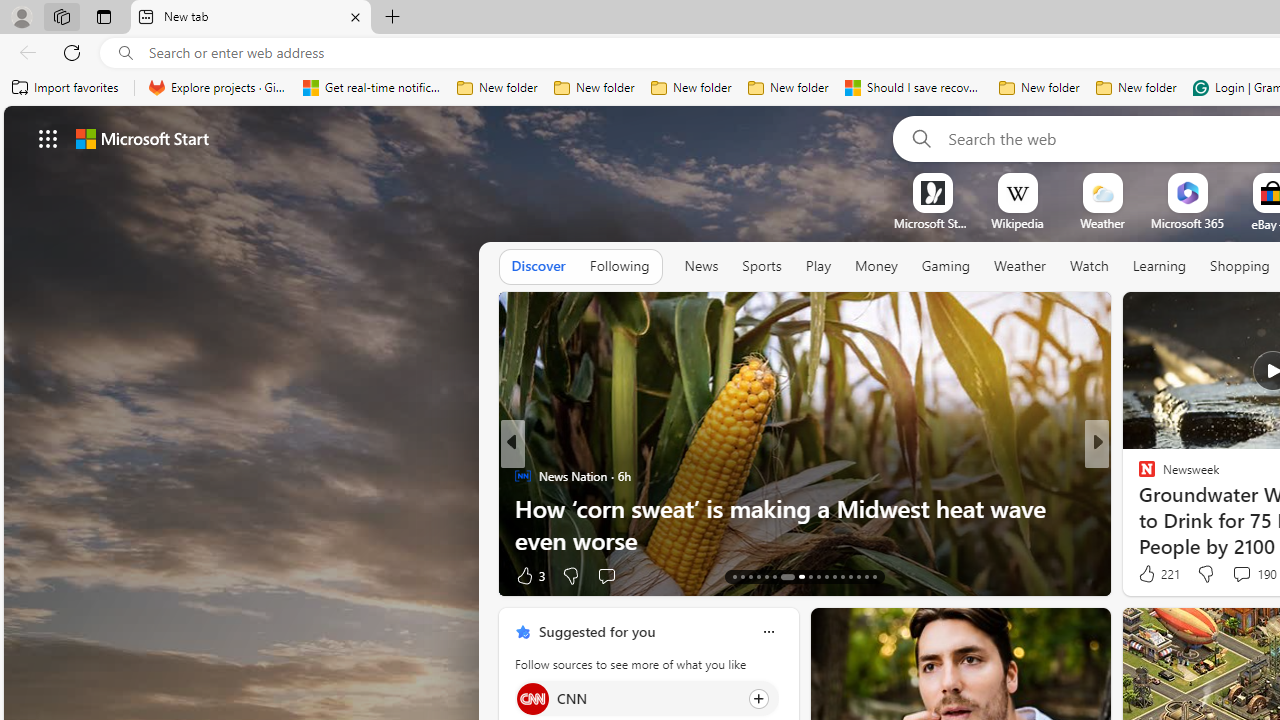 The image size is (1280, 720). Describe the element at coordinates (48, 137) in the screenshot. I see `'App launcher'` at that location.